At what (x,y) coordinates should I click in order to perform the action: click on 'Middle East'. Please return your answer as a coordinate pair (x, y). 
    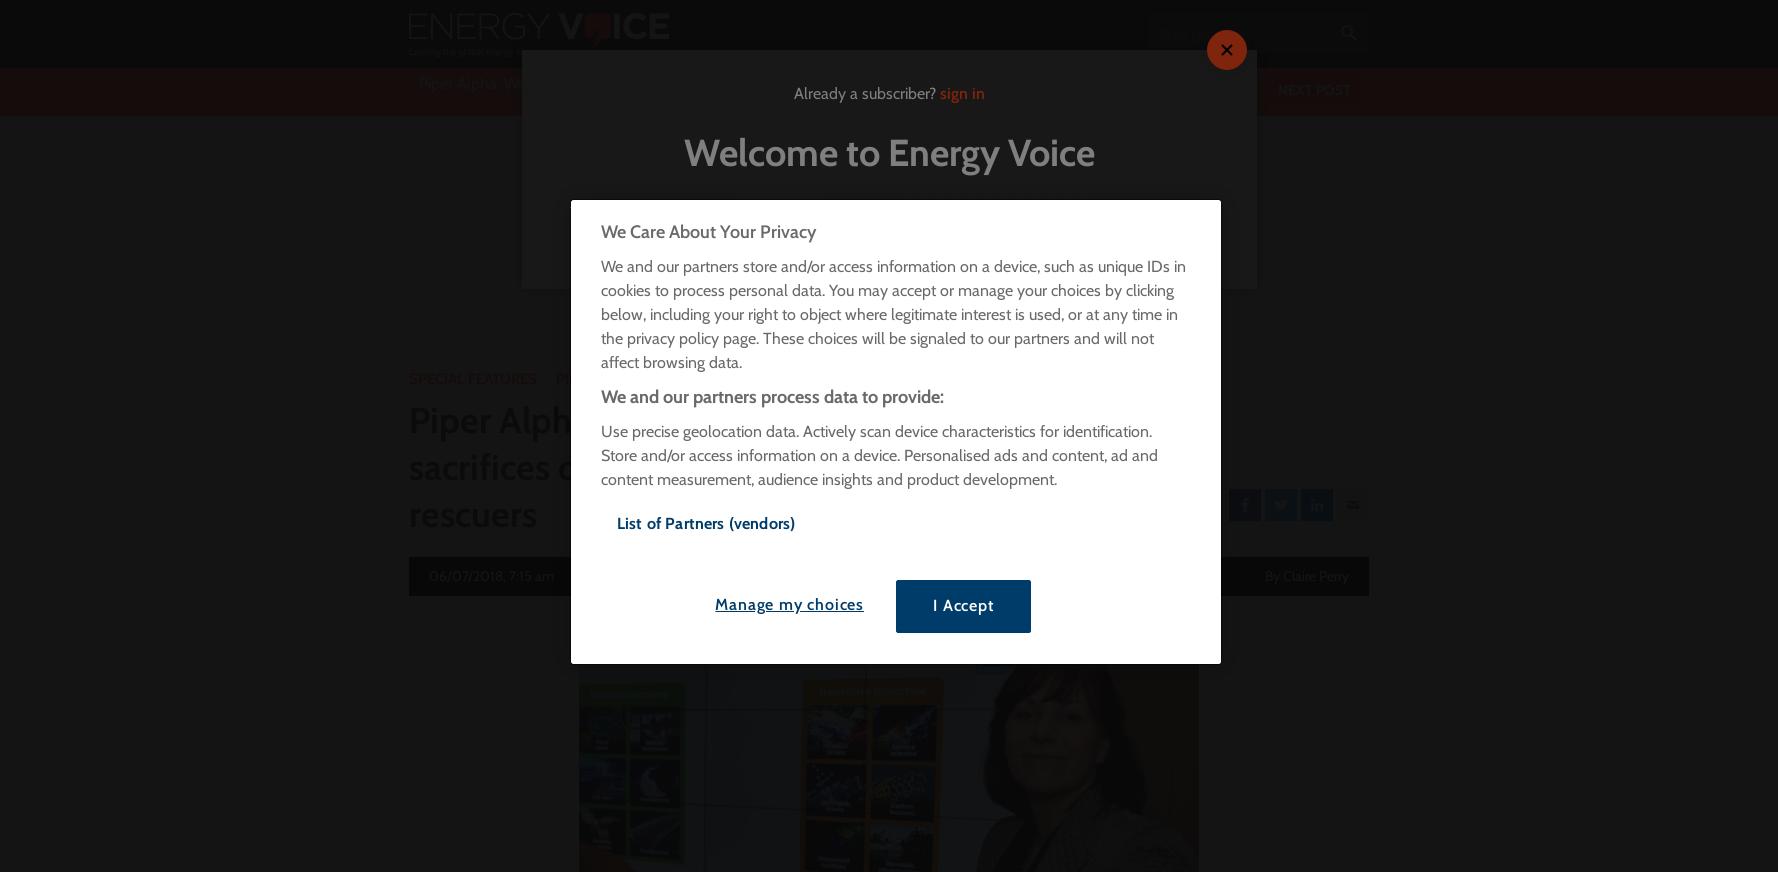
    Looking at the image, I should click on (778, 231).